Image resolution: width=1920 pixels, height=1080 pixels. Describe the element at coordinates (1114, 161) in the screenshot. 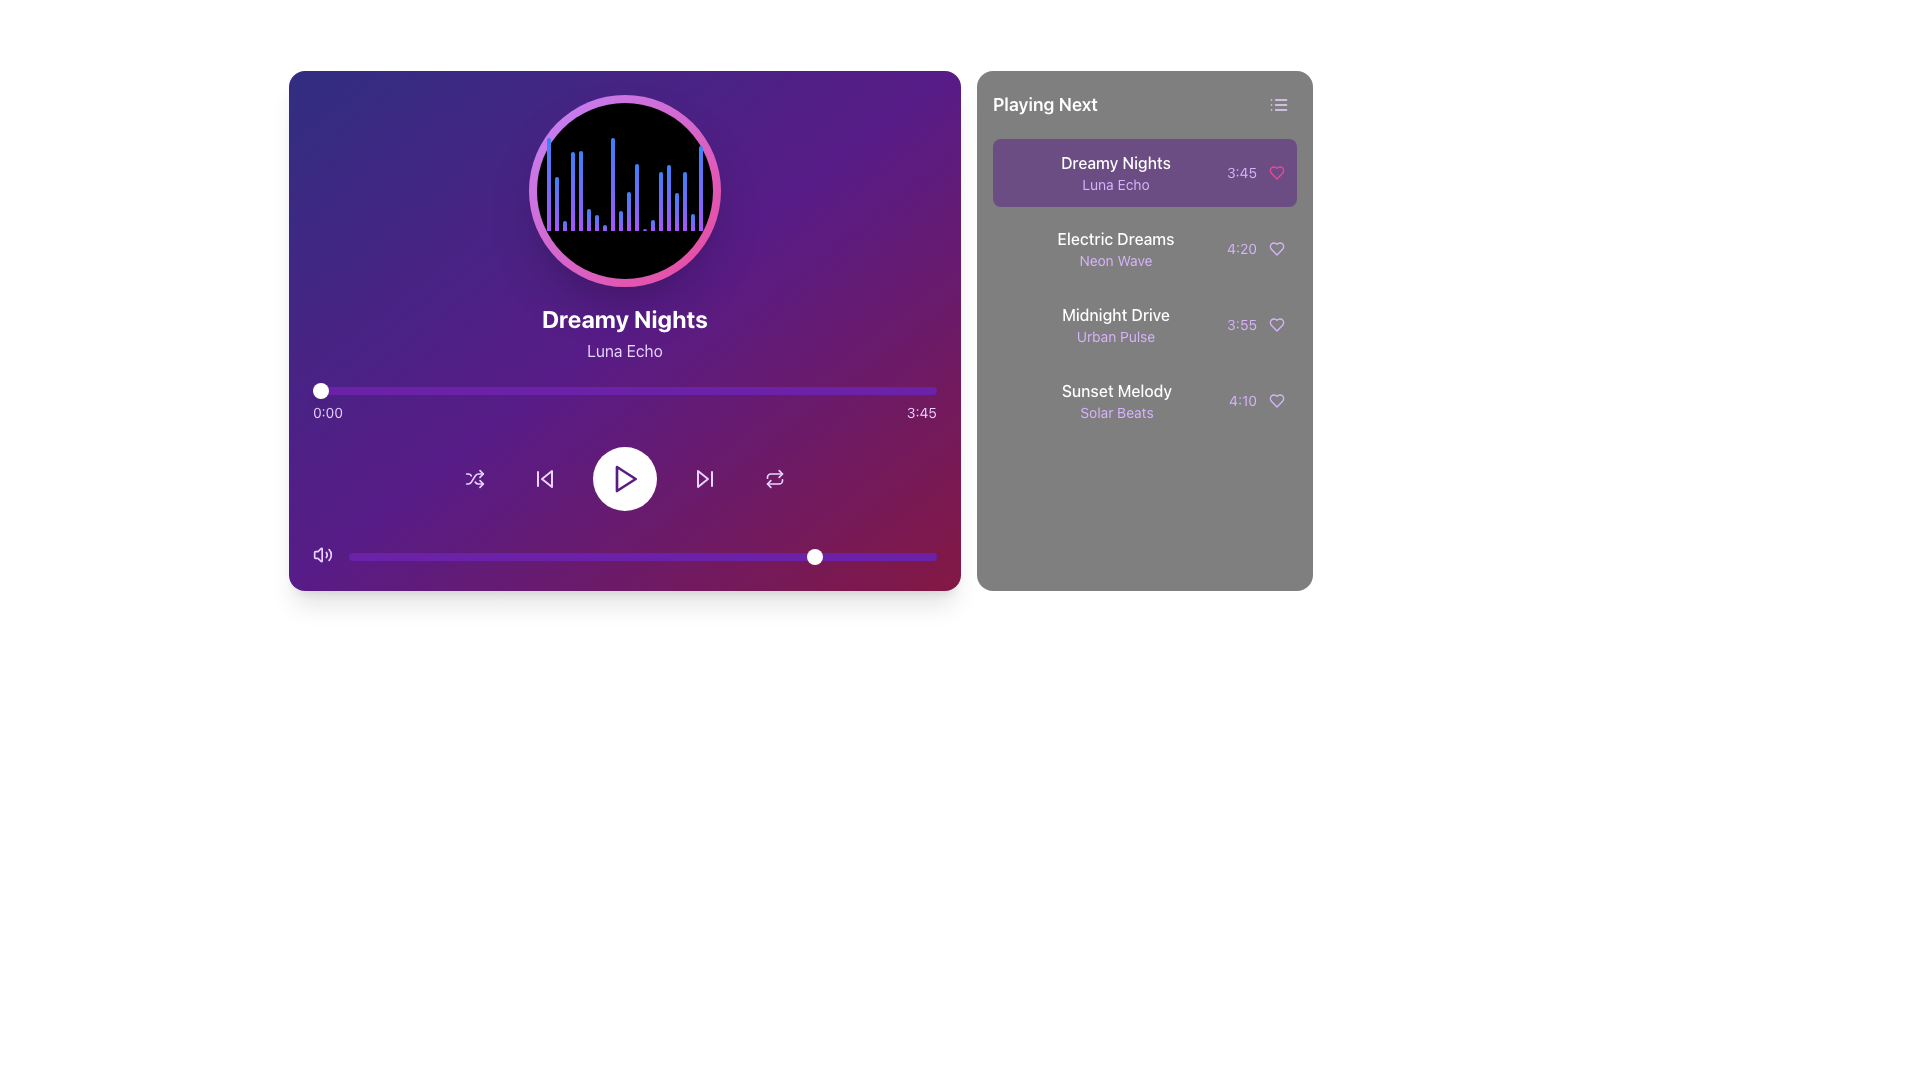

I see `the text label displaying the title of the currently selected song in the 'Playing Next' section, located above the 'Luna Echo' text` at that location.